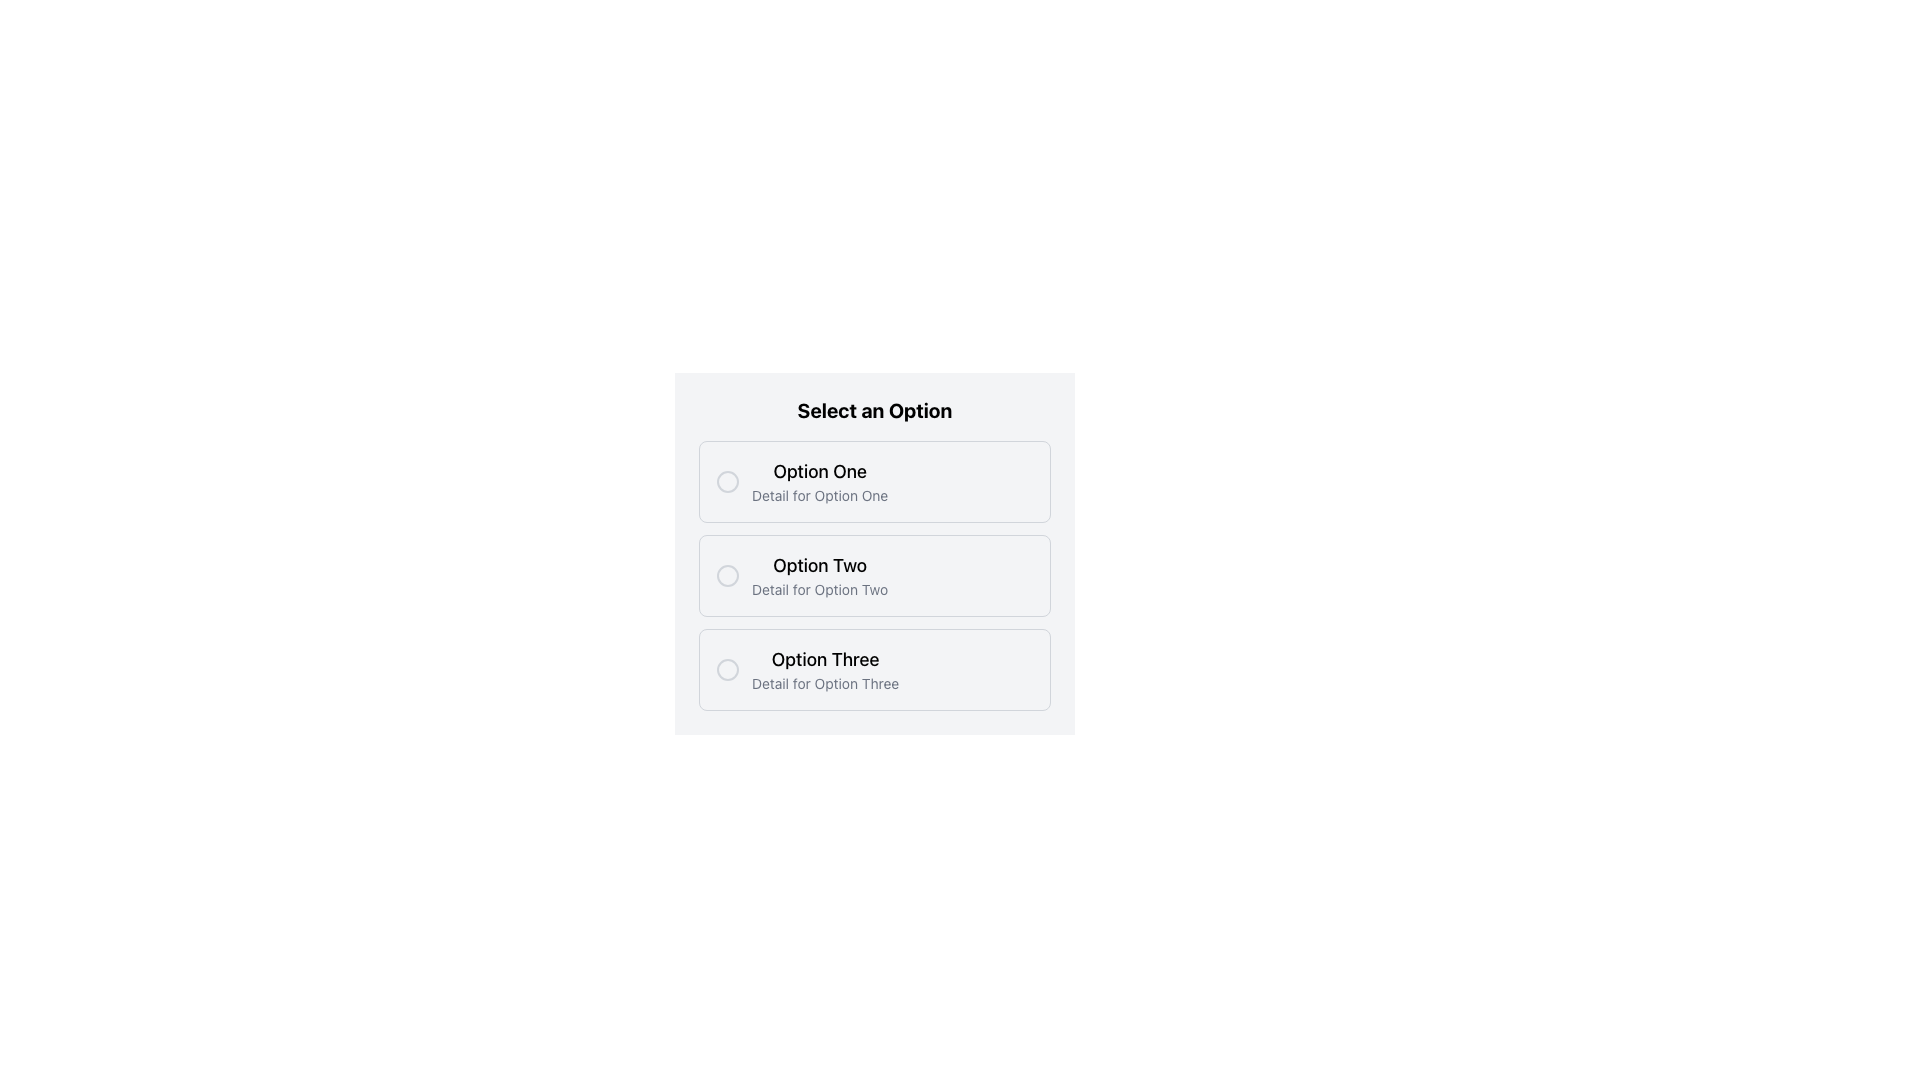 The width and height of the screenshot is (1920, 1080). What do you see at coordinates (727, 670) in the screenshot?
I see `the center of the circular indicator for the third selection option of the Radio button` at bounding box center [727, 670].